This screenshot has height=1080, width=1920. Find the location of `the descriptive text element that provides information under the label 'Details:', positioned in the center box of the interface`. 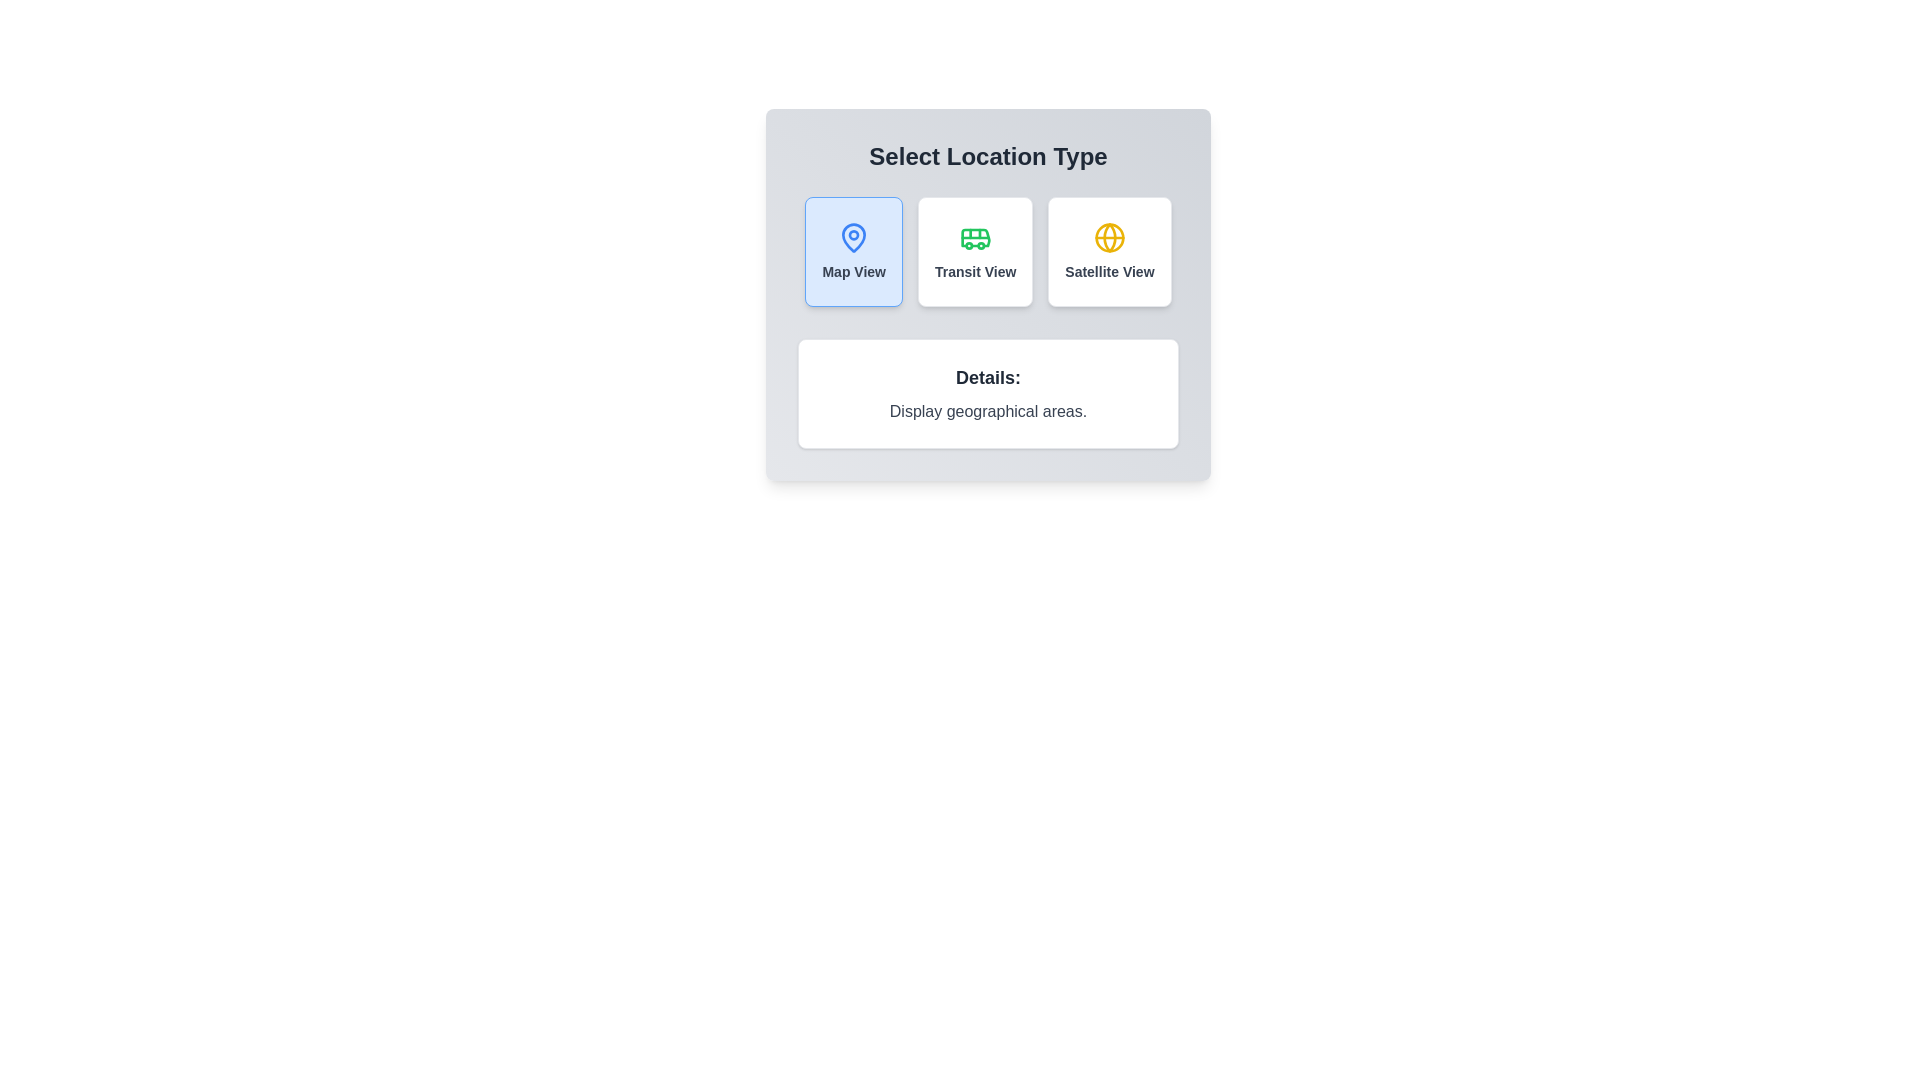

the descriptive text element that provides information under the label 'Details:', positioned in the center box of the interface is located at coordinates (988, 411).